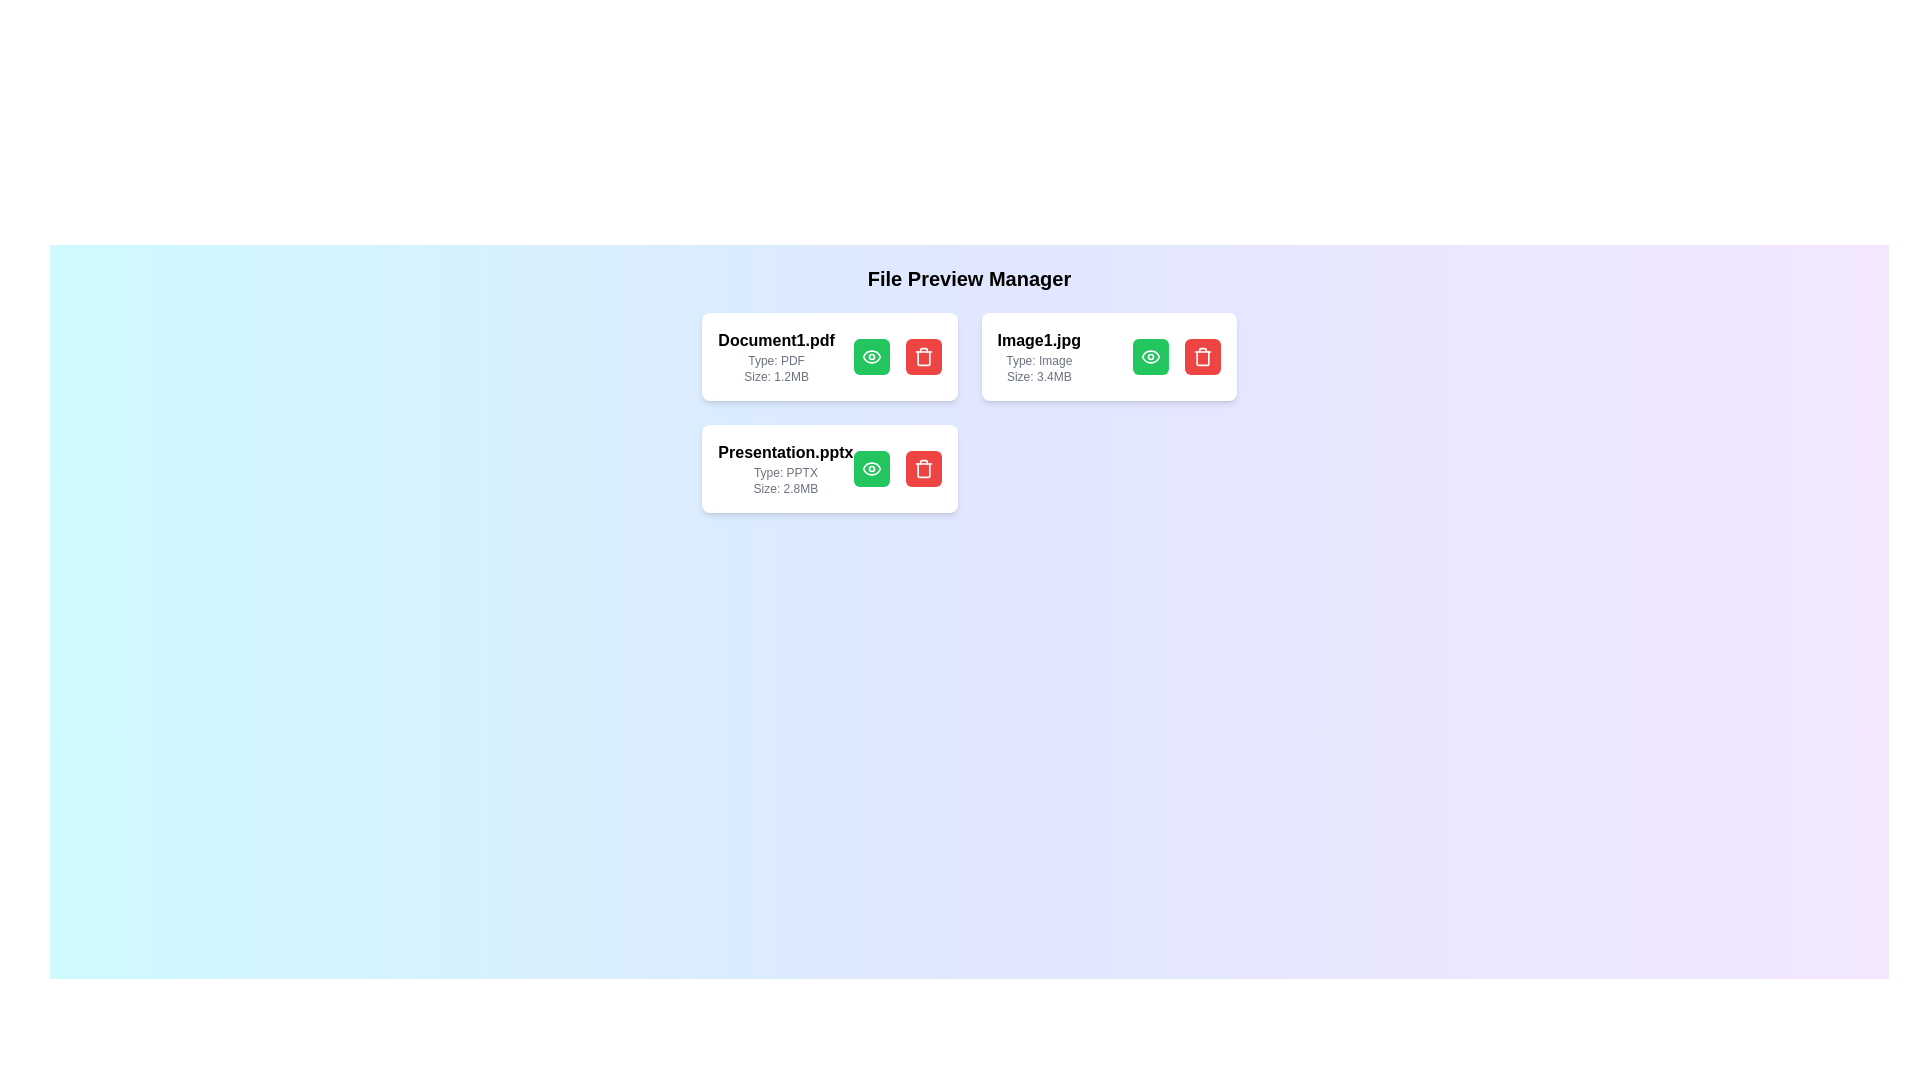 The width and height of the screenshot is (1920, 1080). What do you see at coordinates (784, 473) in the screenshot?
I see `the text label displaying the file type information for 'Presentation.pptx', which is located below the file name and above the file size details` at bounding box center [784, 473].